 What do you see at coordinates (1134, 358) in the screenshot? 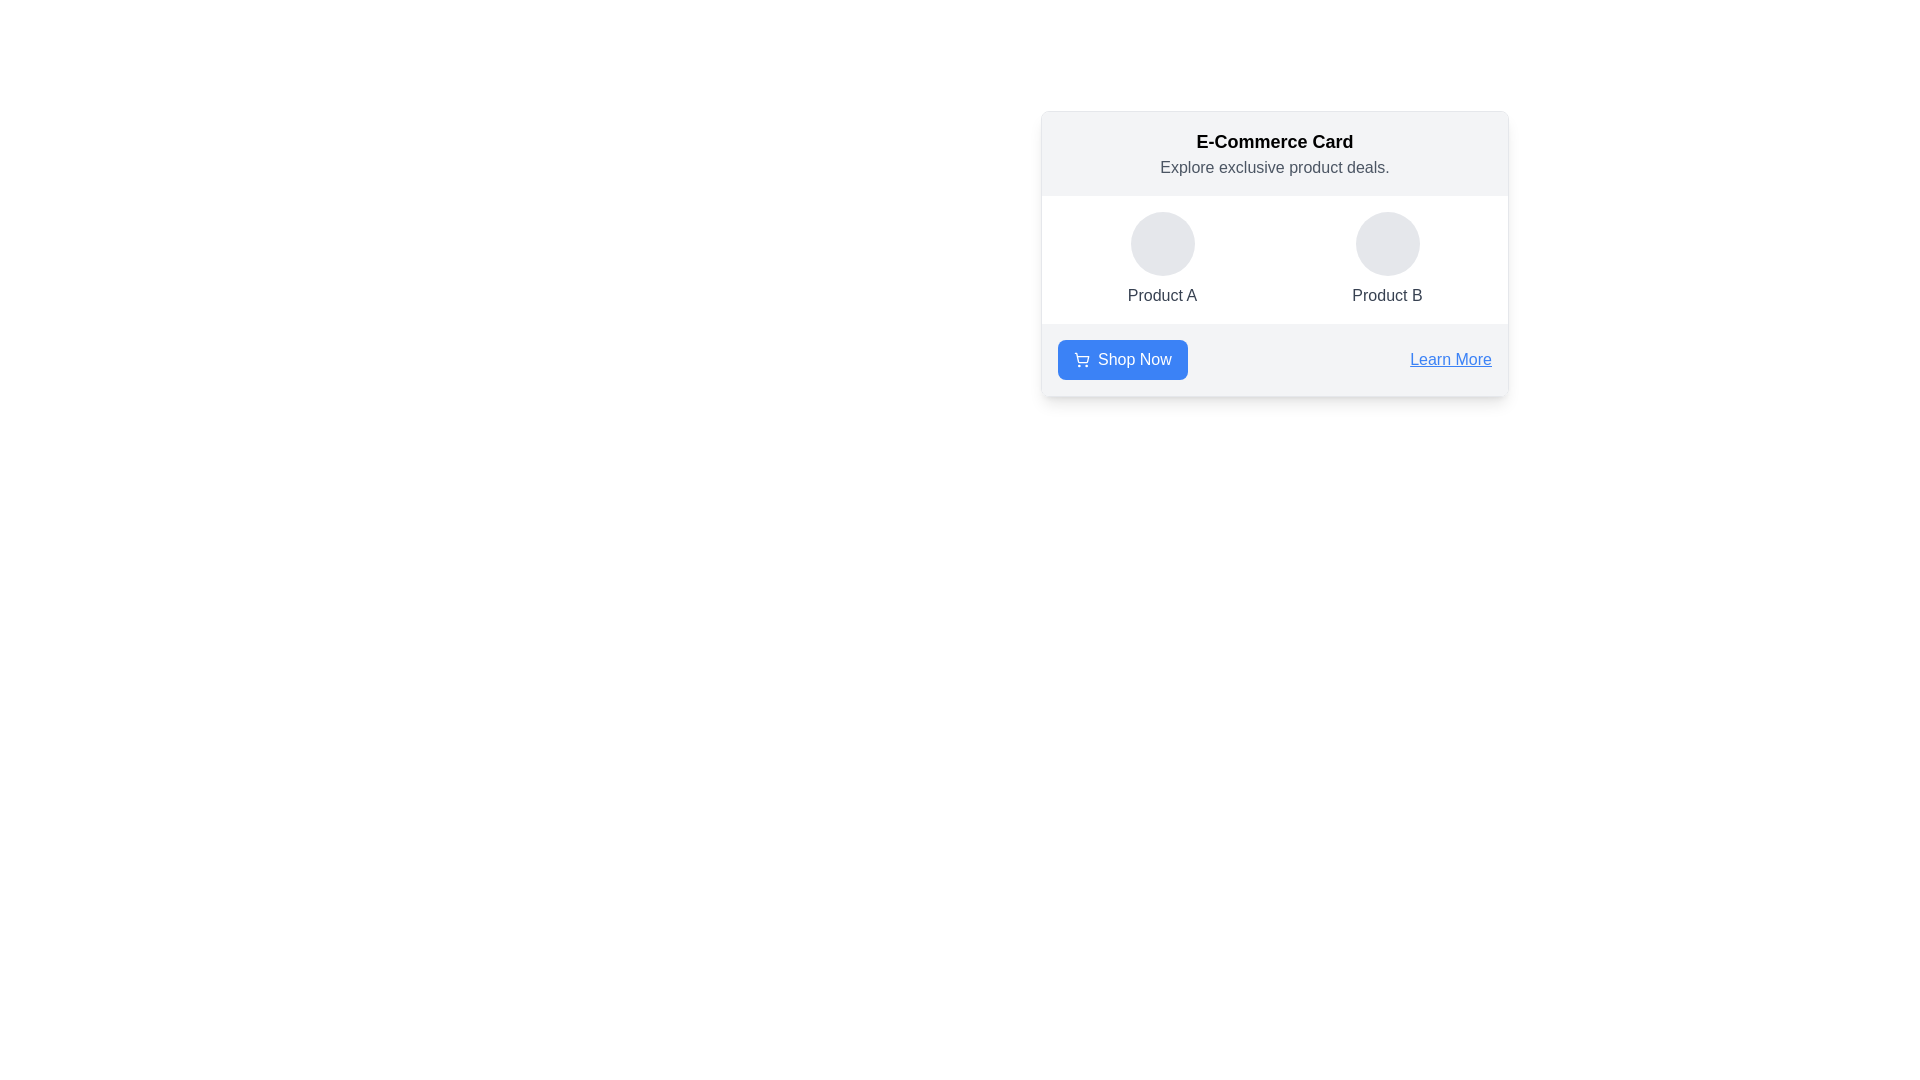
I see `the 'Shop Now' button located in the bottom-left corner of the card interface` at bounding box center [1134, 358].